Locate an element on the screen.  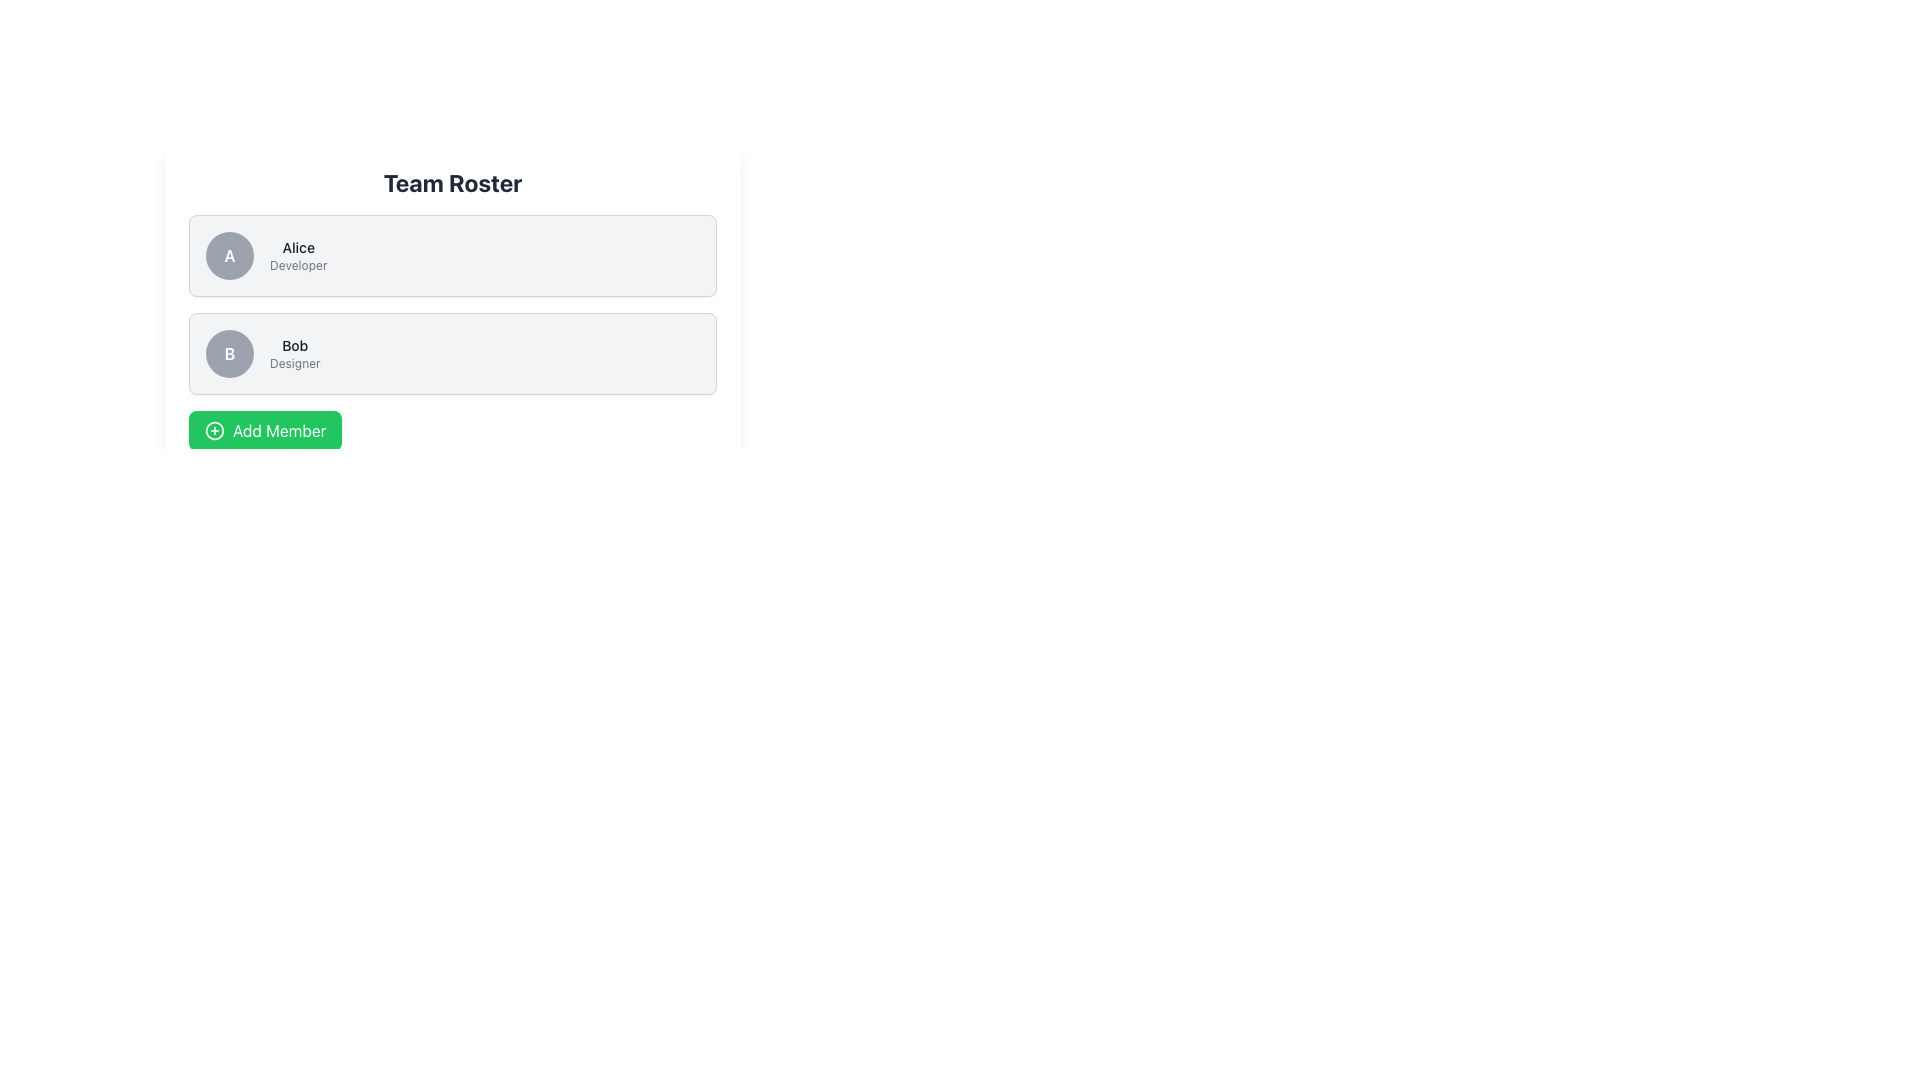
the Profile card for 'Bob', which is the second card in the 'Team Roster' list, featuring a circular avatar with 'B', bold name 'Bob', and title 'Designer' is located at coordinates (451, 353).